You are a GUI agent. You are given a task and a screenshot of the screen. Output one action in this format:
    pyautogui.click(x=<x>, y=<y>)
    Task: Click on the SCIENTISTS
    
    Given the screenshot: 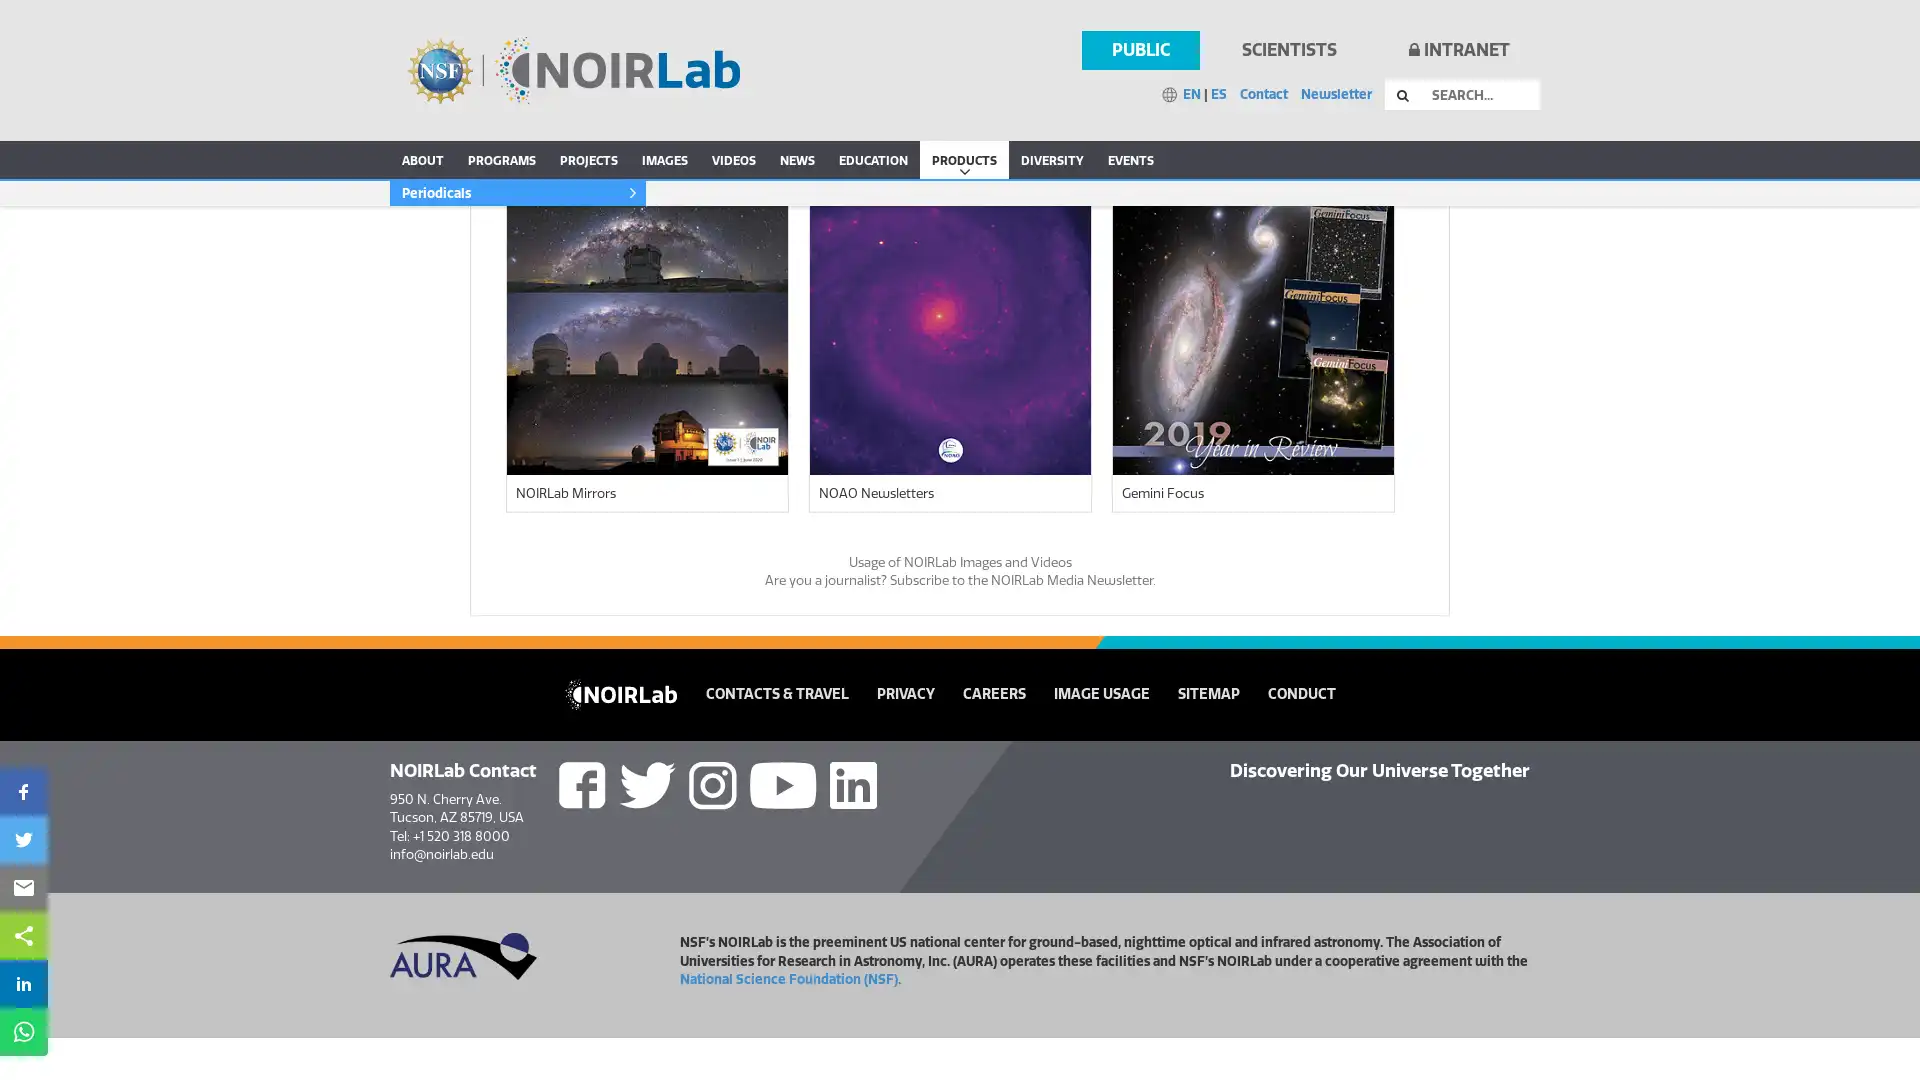 What is the action you would take?
    pyautogui.click(x=1288, y=49)
    